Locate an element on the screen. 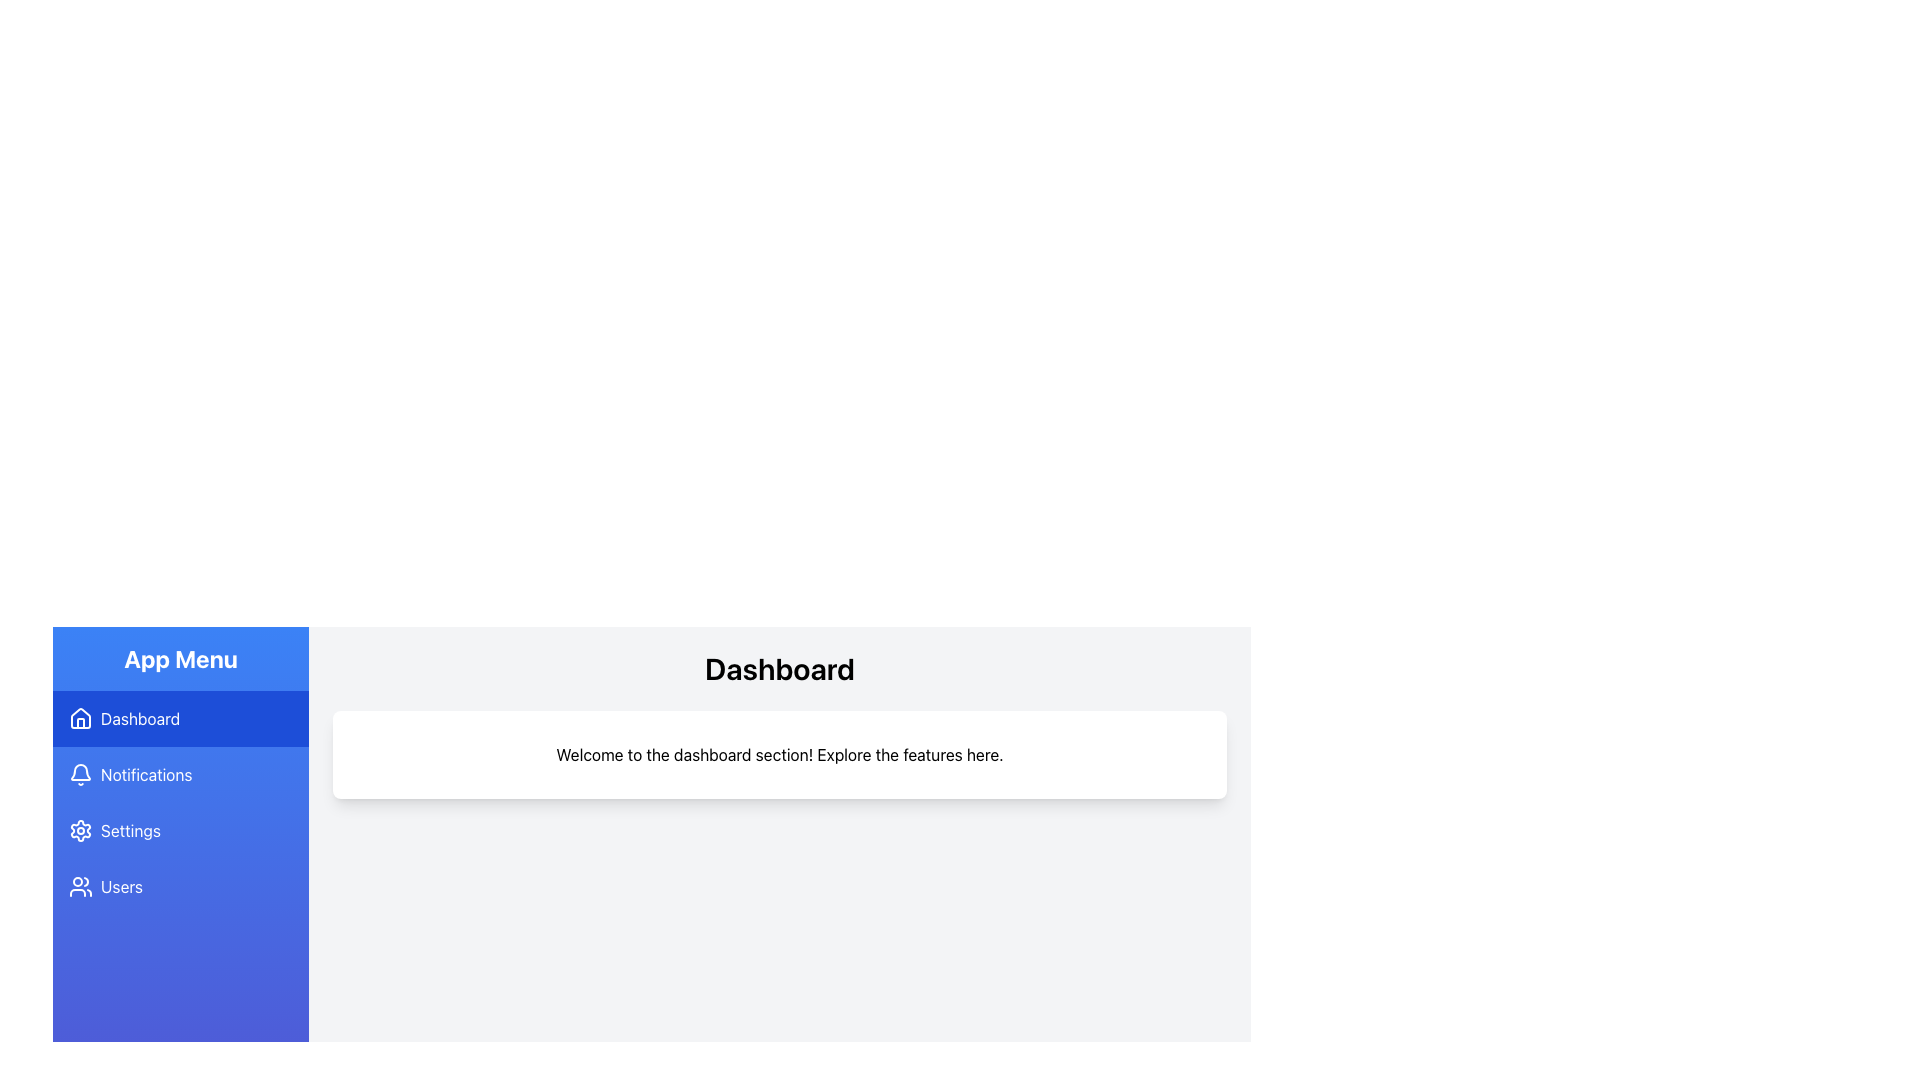 Image resolution: width=1920 pixels, height=1080 pixels. text from the Text Block that says 'Welcome to the dashboard section! Explore the features here.' This element is a notification formatted within a white box with rounded corners located below the header 'Dashboard' is located at coordinates (778, 755).